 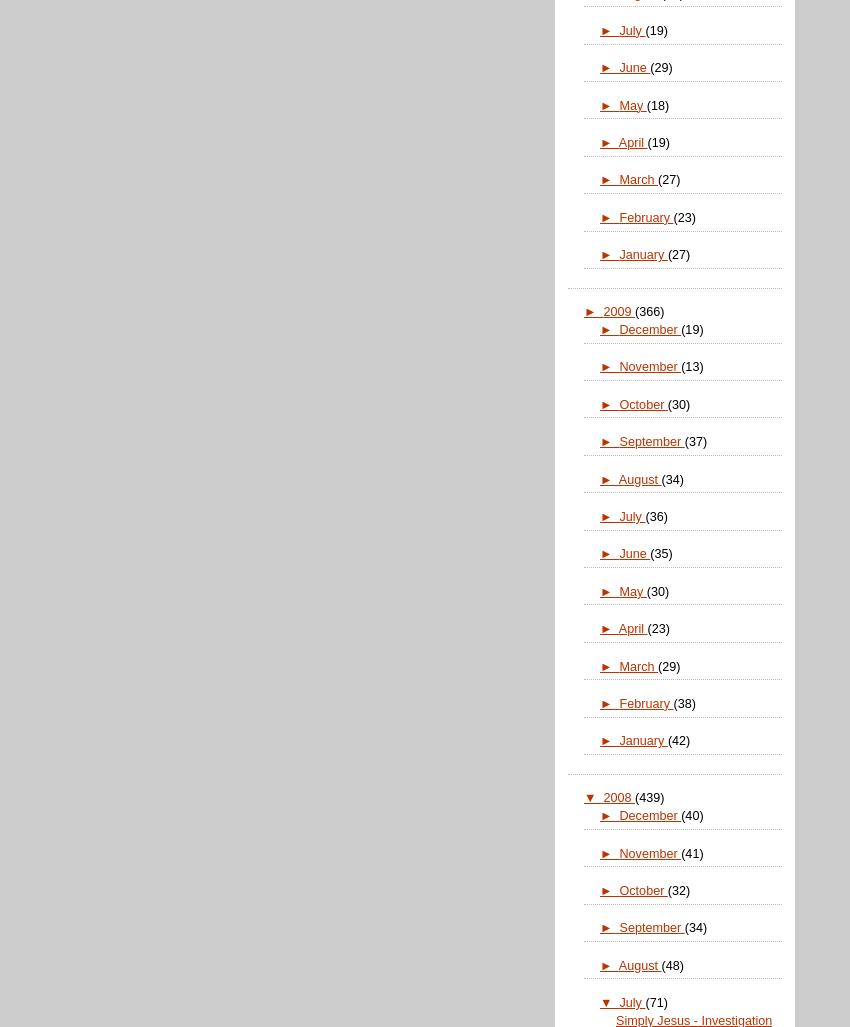 What do you see at coordinates (649, 311) in the screenshot?
I see `'(366)'` at bounding box center [649, 311].